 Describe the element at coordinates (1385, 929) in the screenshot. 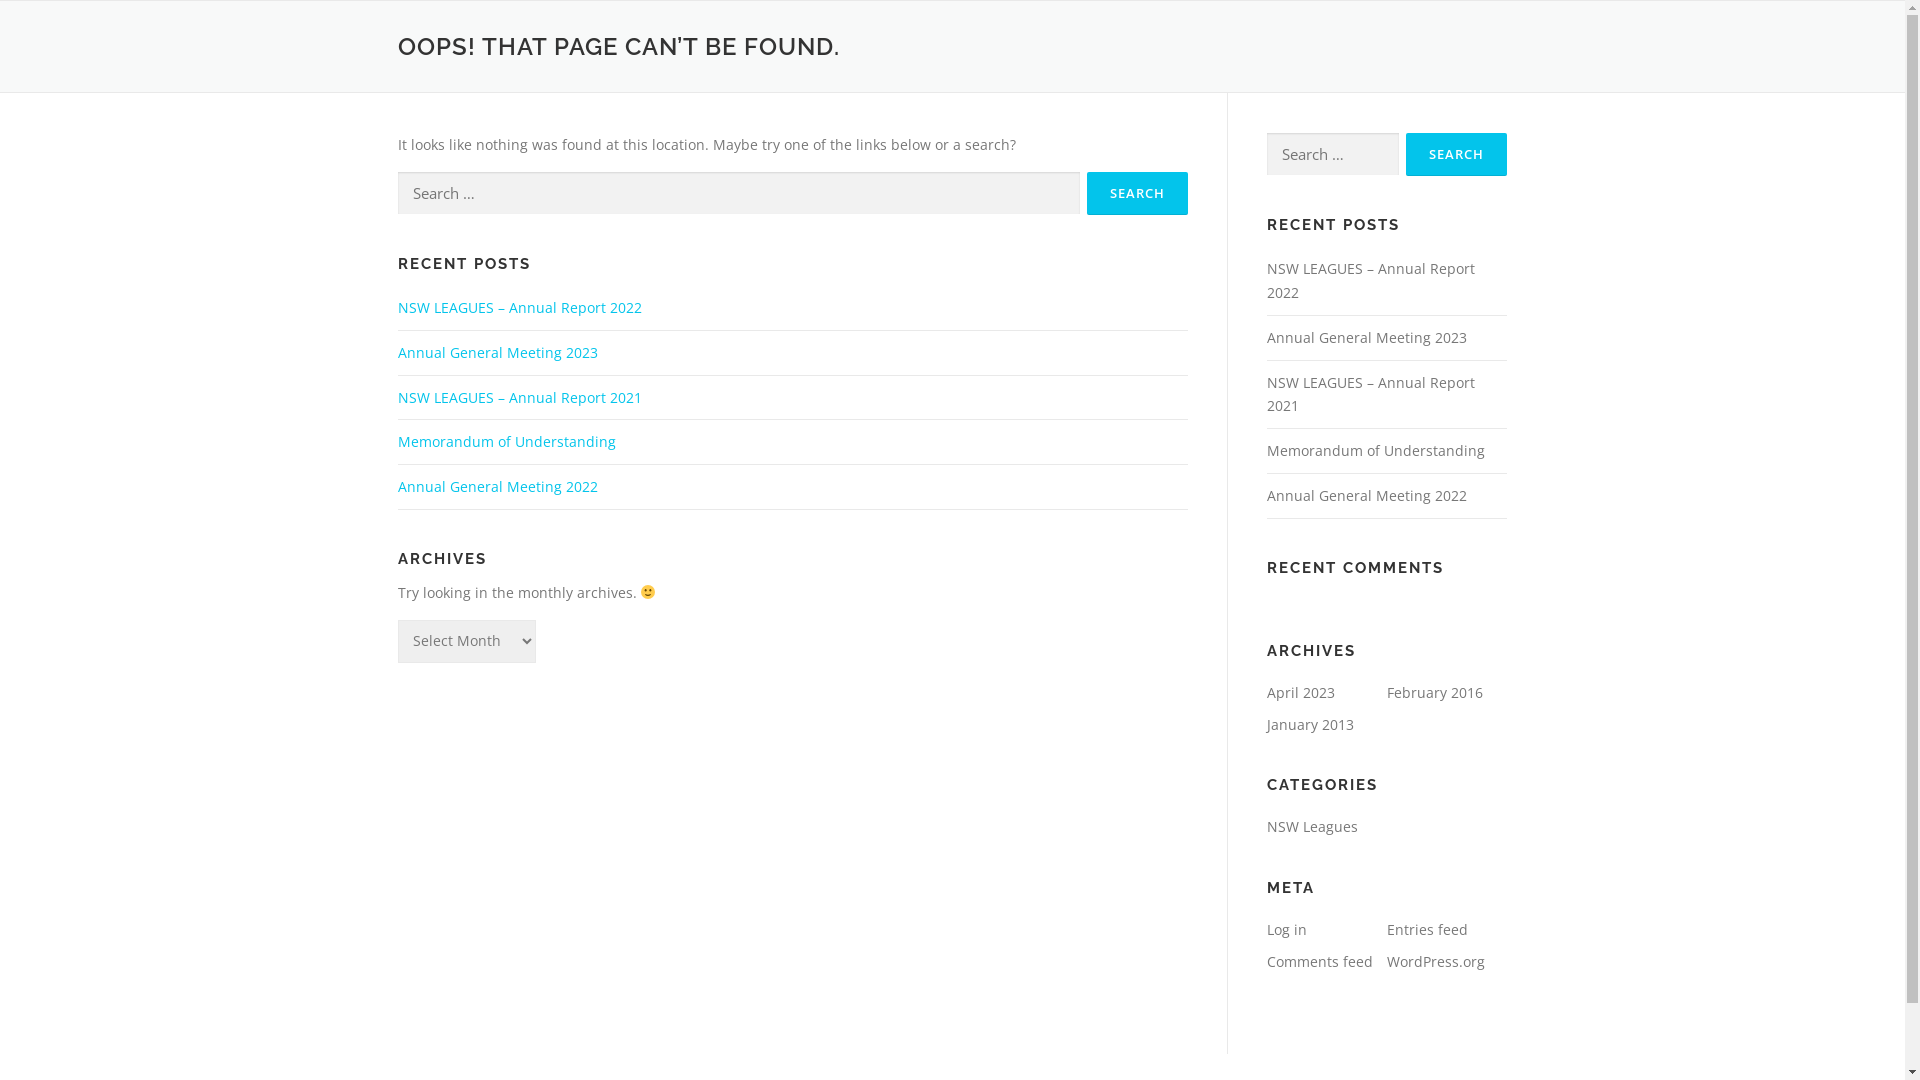

I see `'Entries feed'` at that location.